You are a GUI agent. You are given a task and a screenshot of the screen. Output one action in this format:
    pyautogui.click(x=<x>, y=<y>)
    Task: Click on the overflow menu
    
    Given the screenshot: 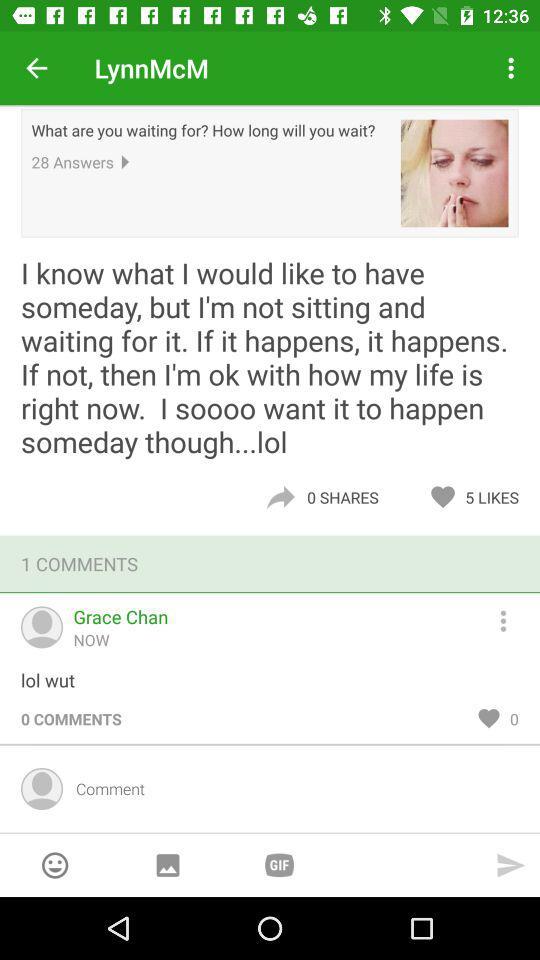 What is the action you would take?
    pyautogui.click(x=512, y=617)
    